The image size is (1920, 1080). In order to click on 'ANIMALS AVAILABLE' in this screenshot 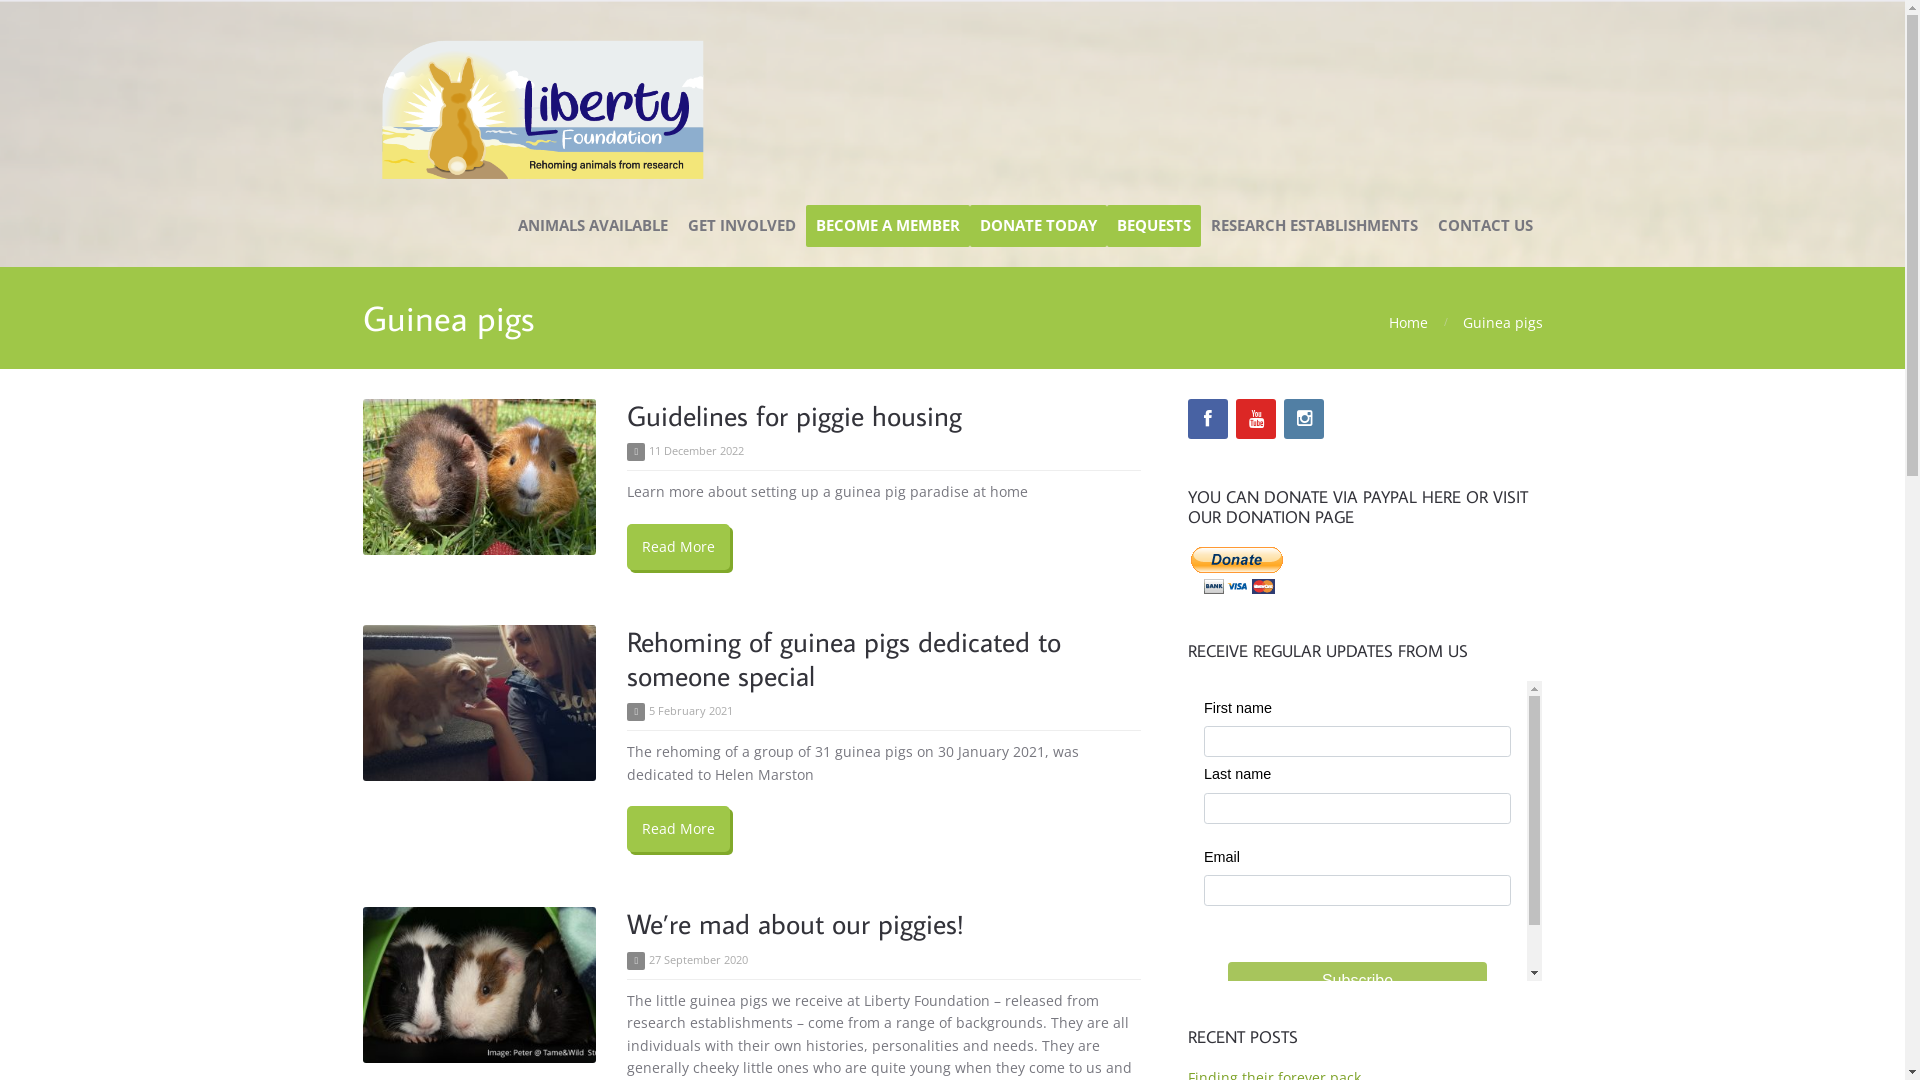, I will do `click(592, 225)`.